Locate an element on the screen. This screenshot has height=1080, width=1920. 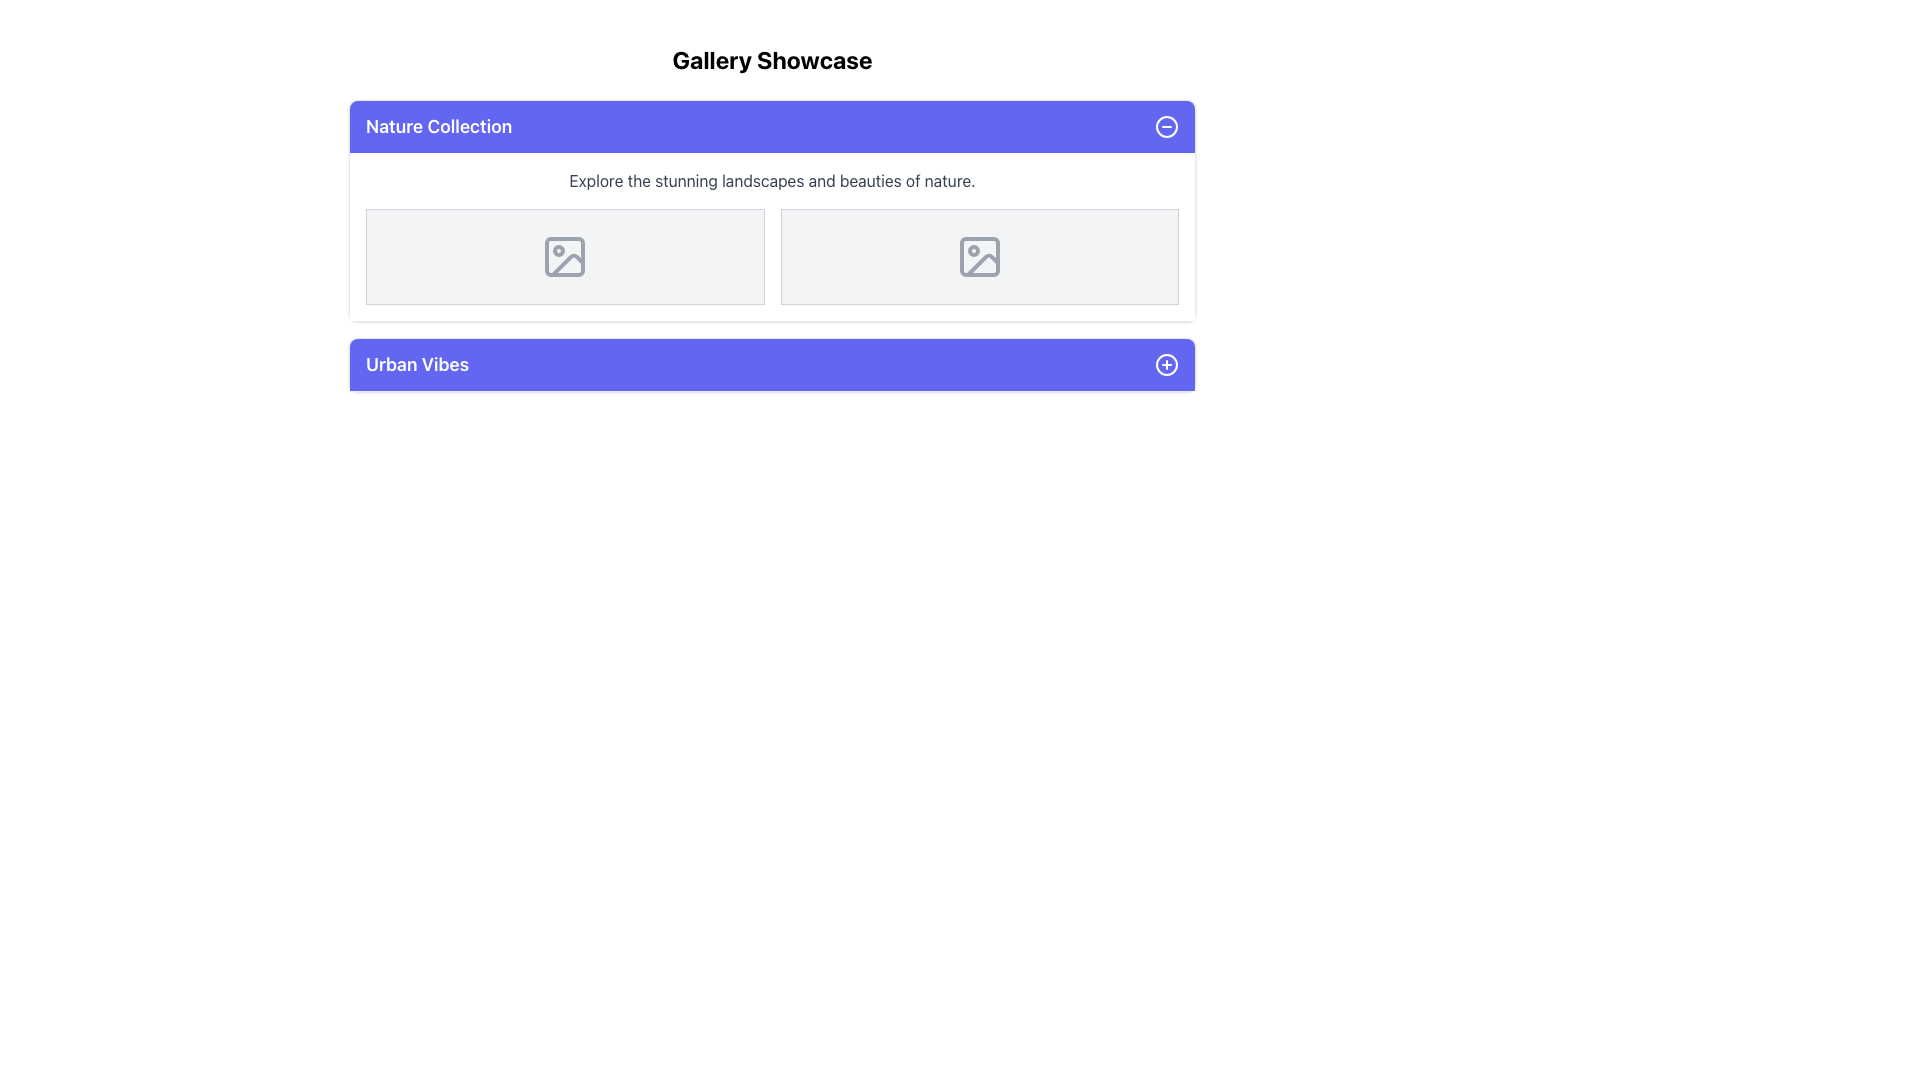
the gray image frame icon with a circle and diagonal line located in the left card of the 'Nature Collection' section is located at coordinates (564, 256).